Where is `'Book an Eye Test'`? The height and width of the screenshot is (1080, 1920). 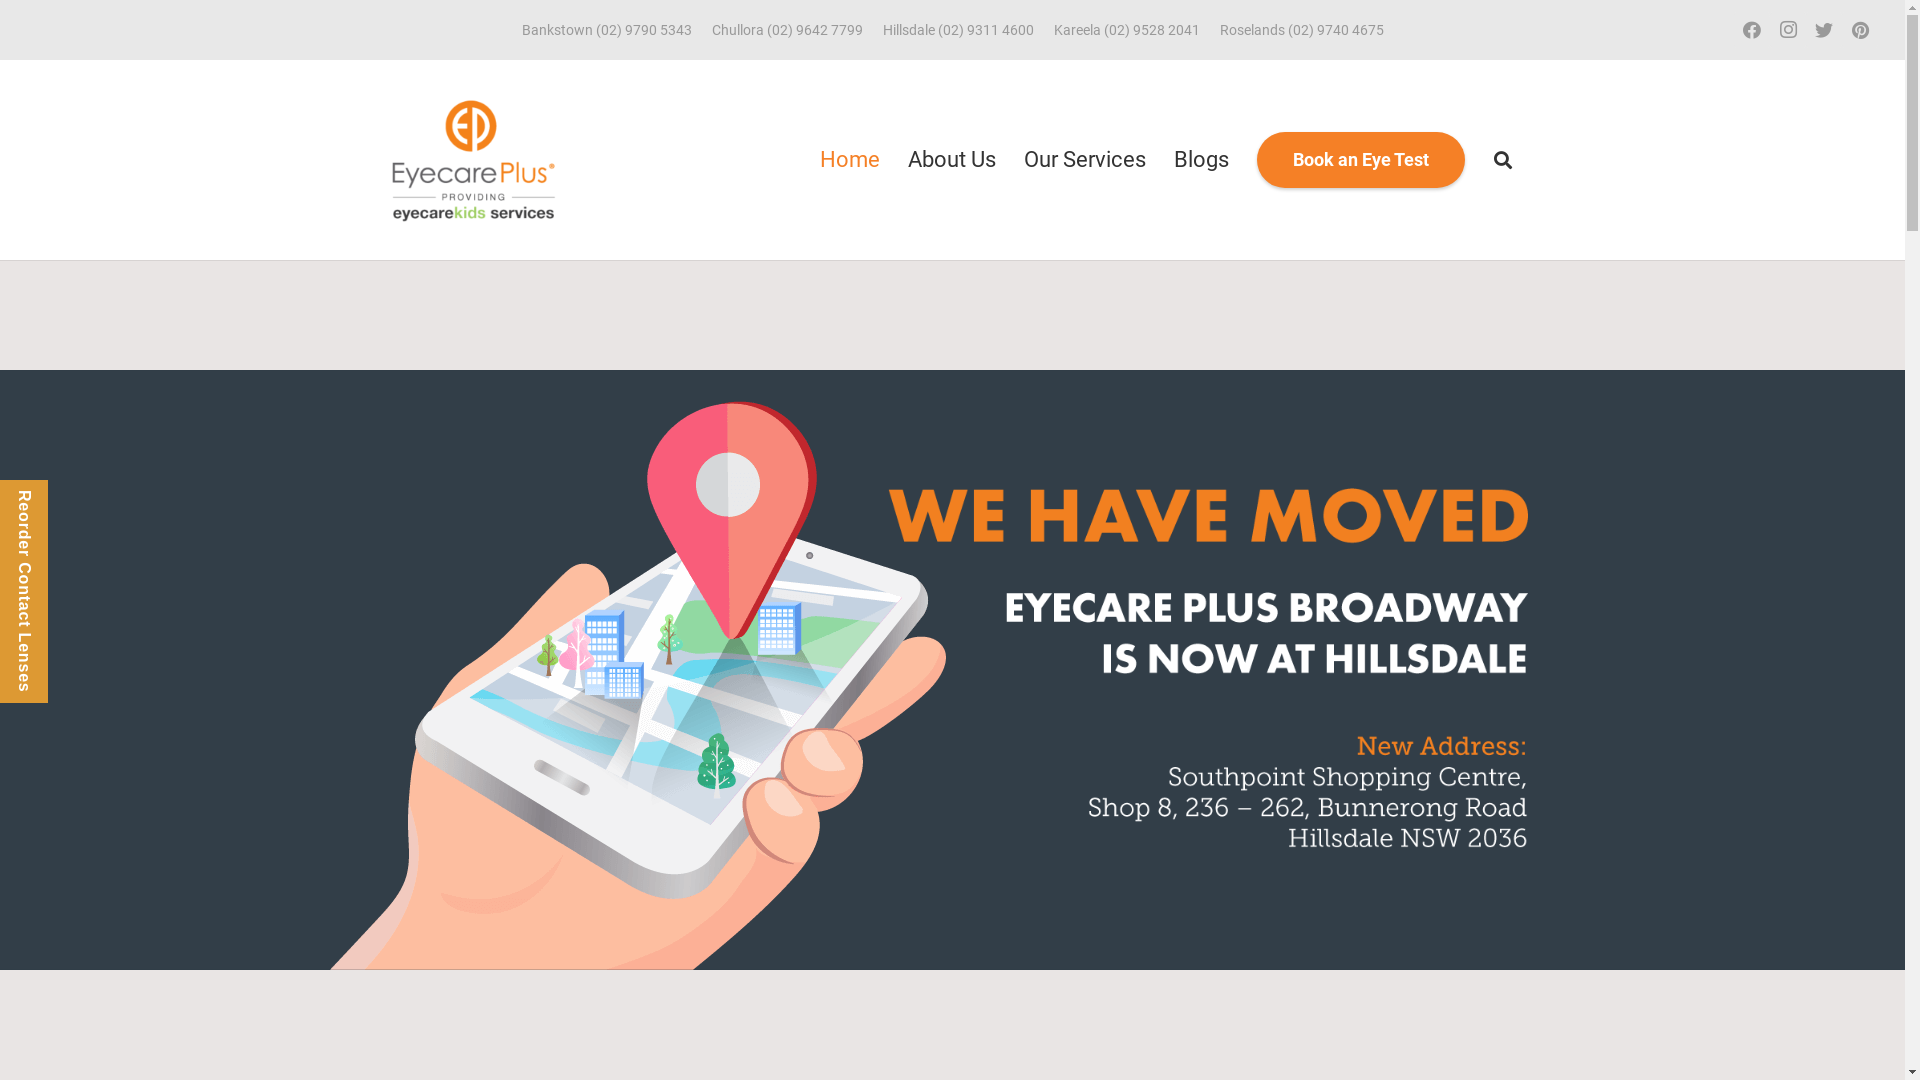 'Book an Eye Test' is located at coordinates (1256, 158).